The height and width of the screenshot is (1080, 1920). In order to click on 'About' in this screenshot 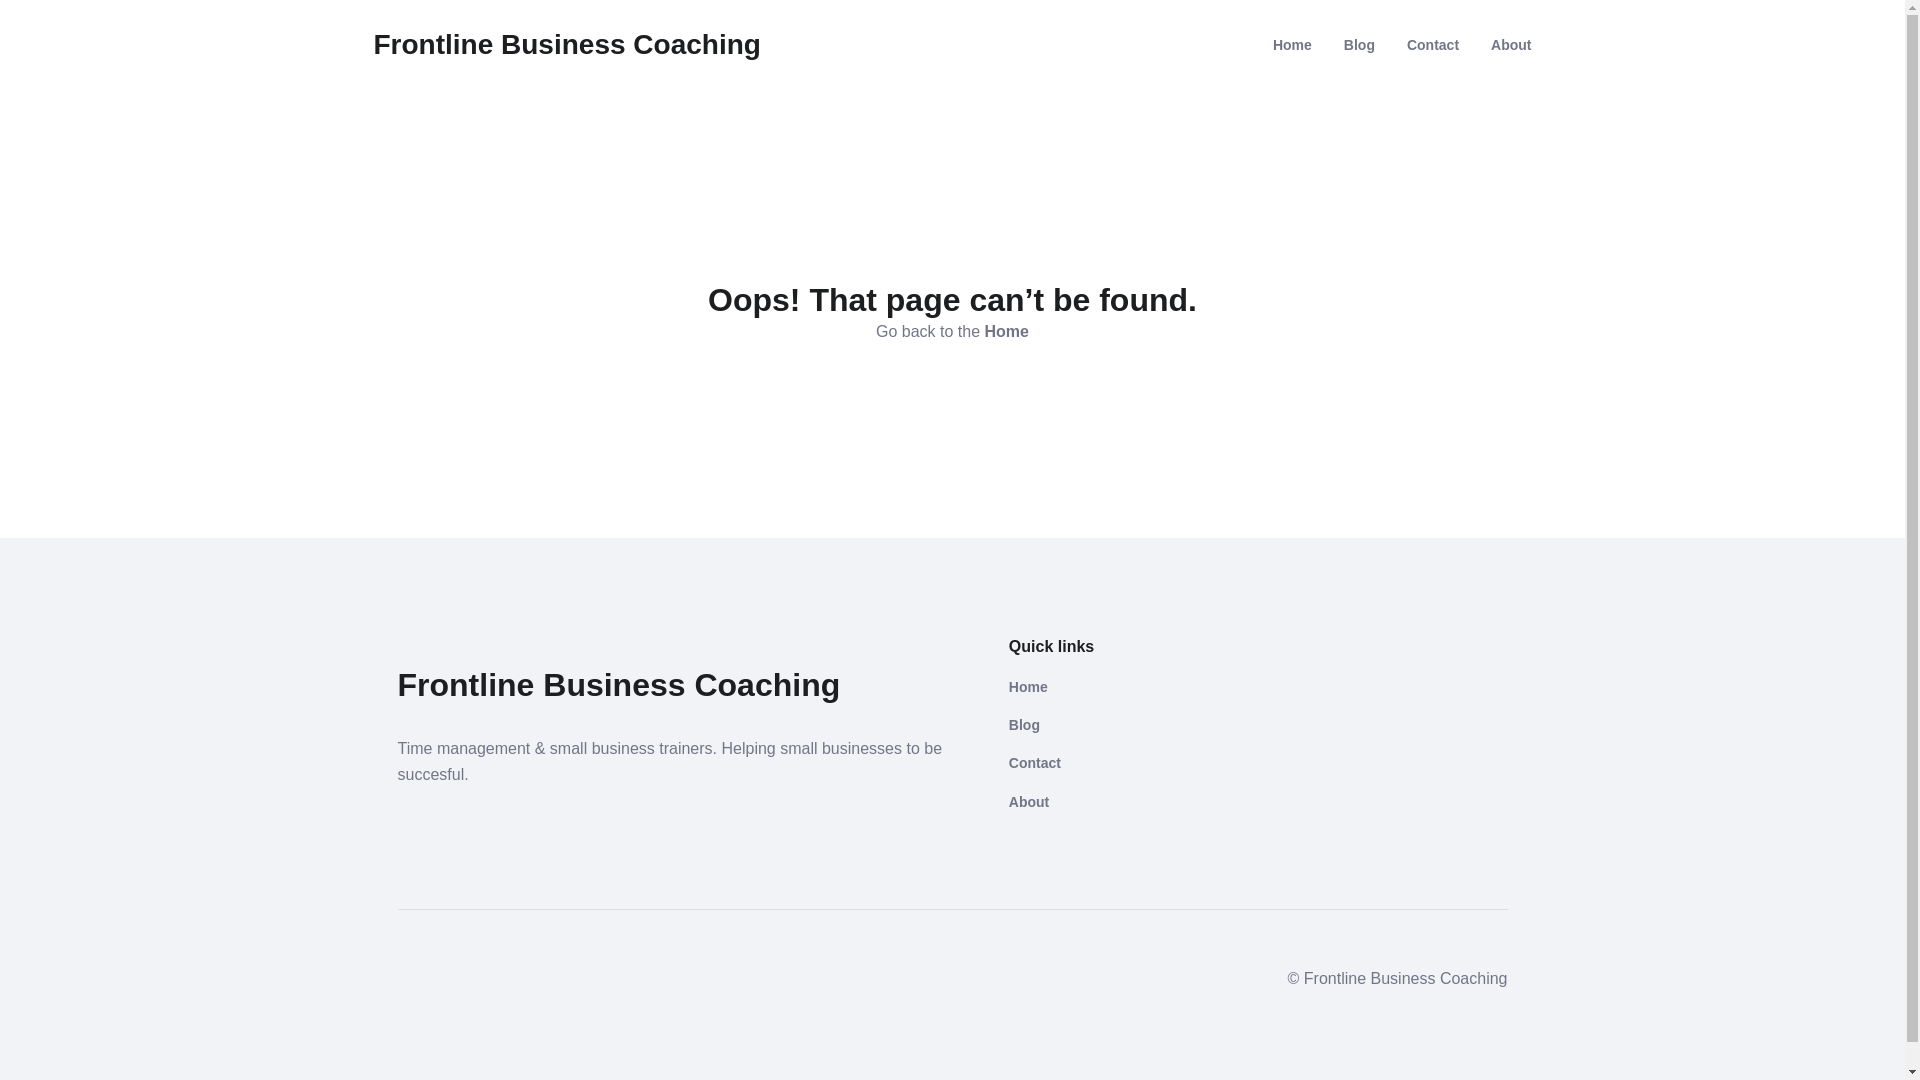, I will do `click(1491, 45)`.